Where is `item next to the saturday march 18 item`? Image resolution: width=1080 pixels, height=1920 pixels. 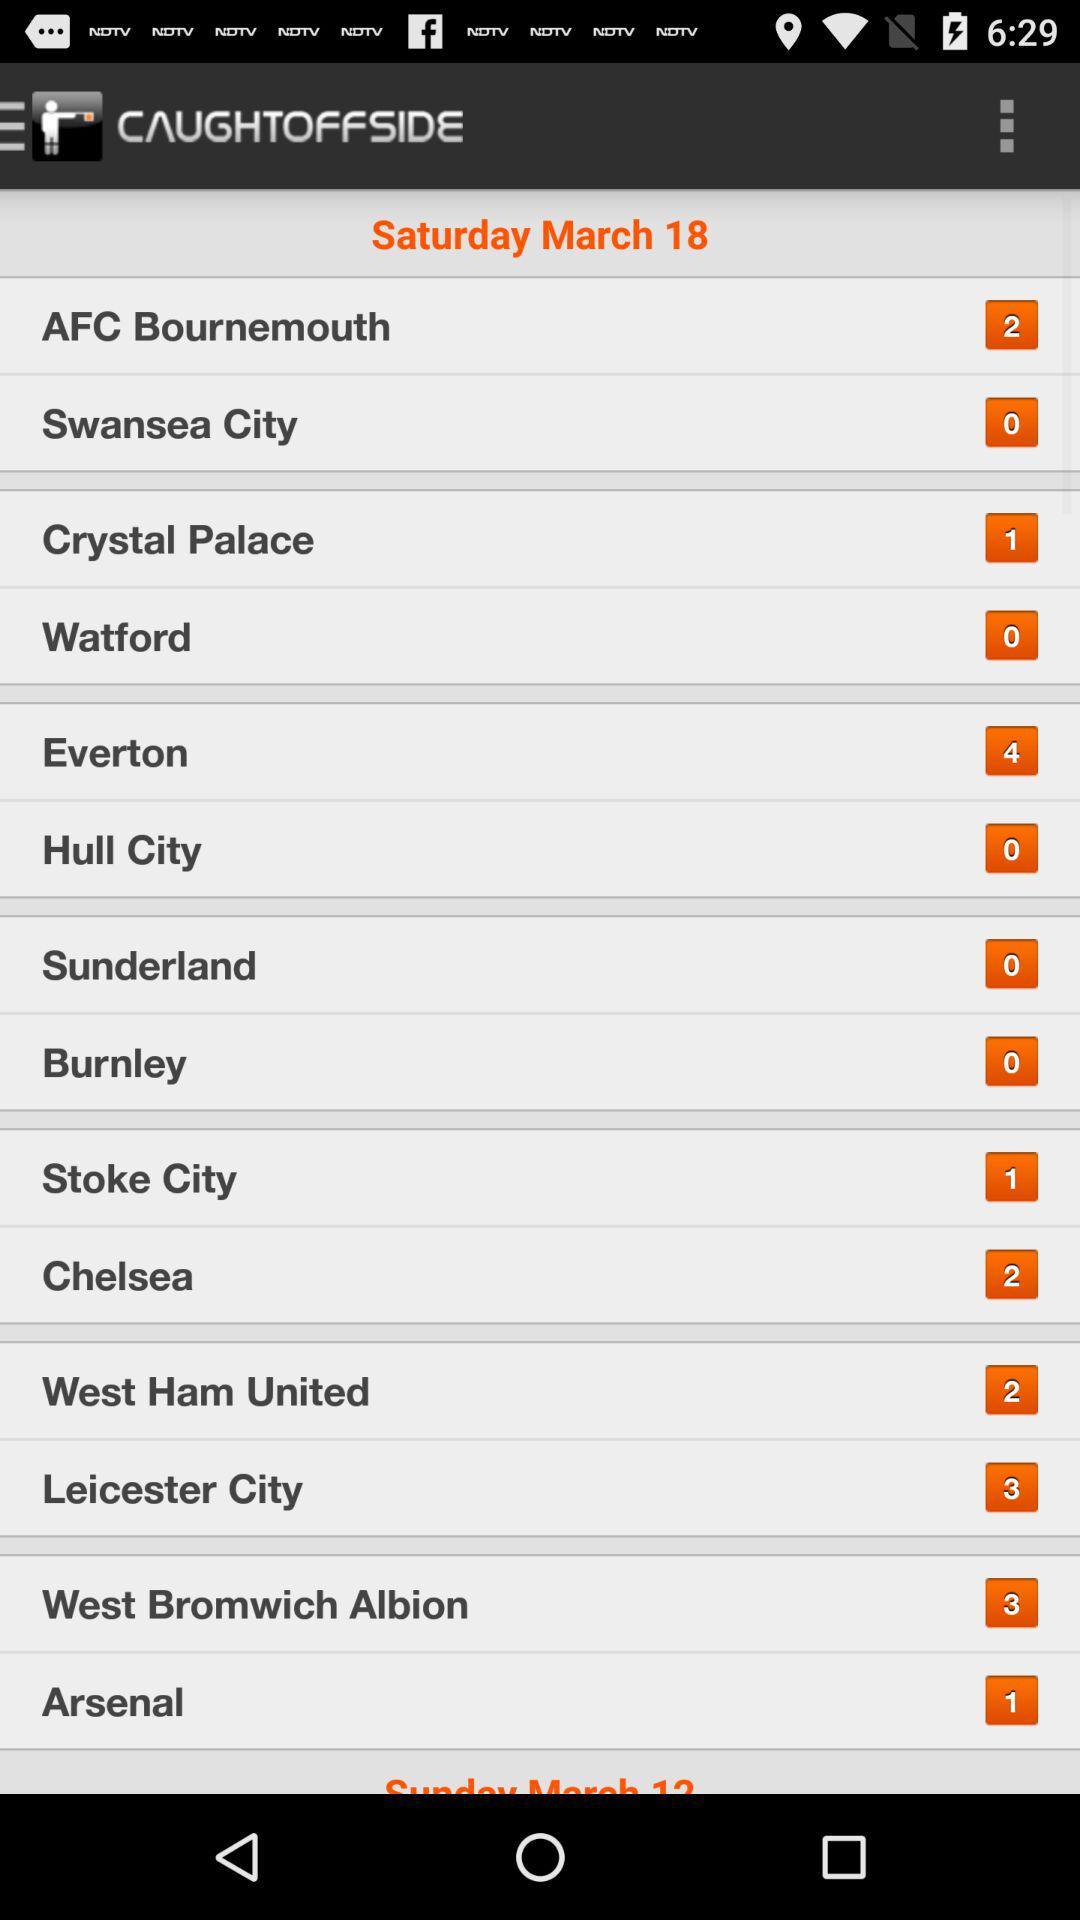 item next to the saturday march 18 item is located at coordinates (1006, 124).